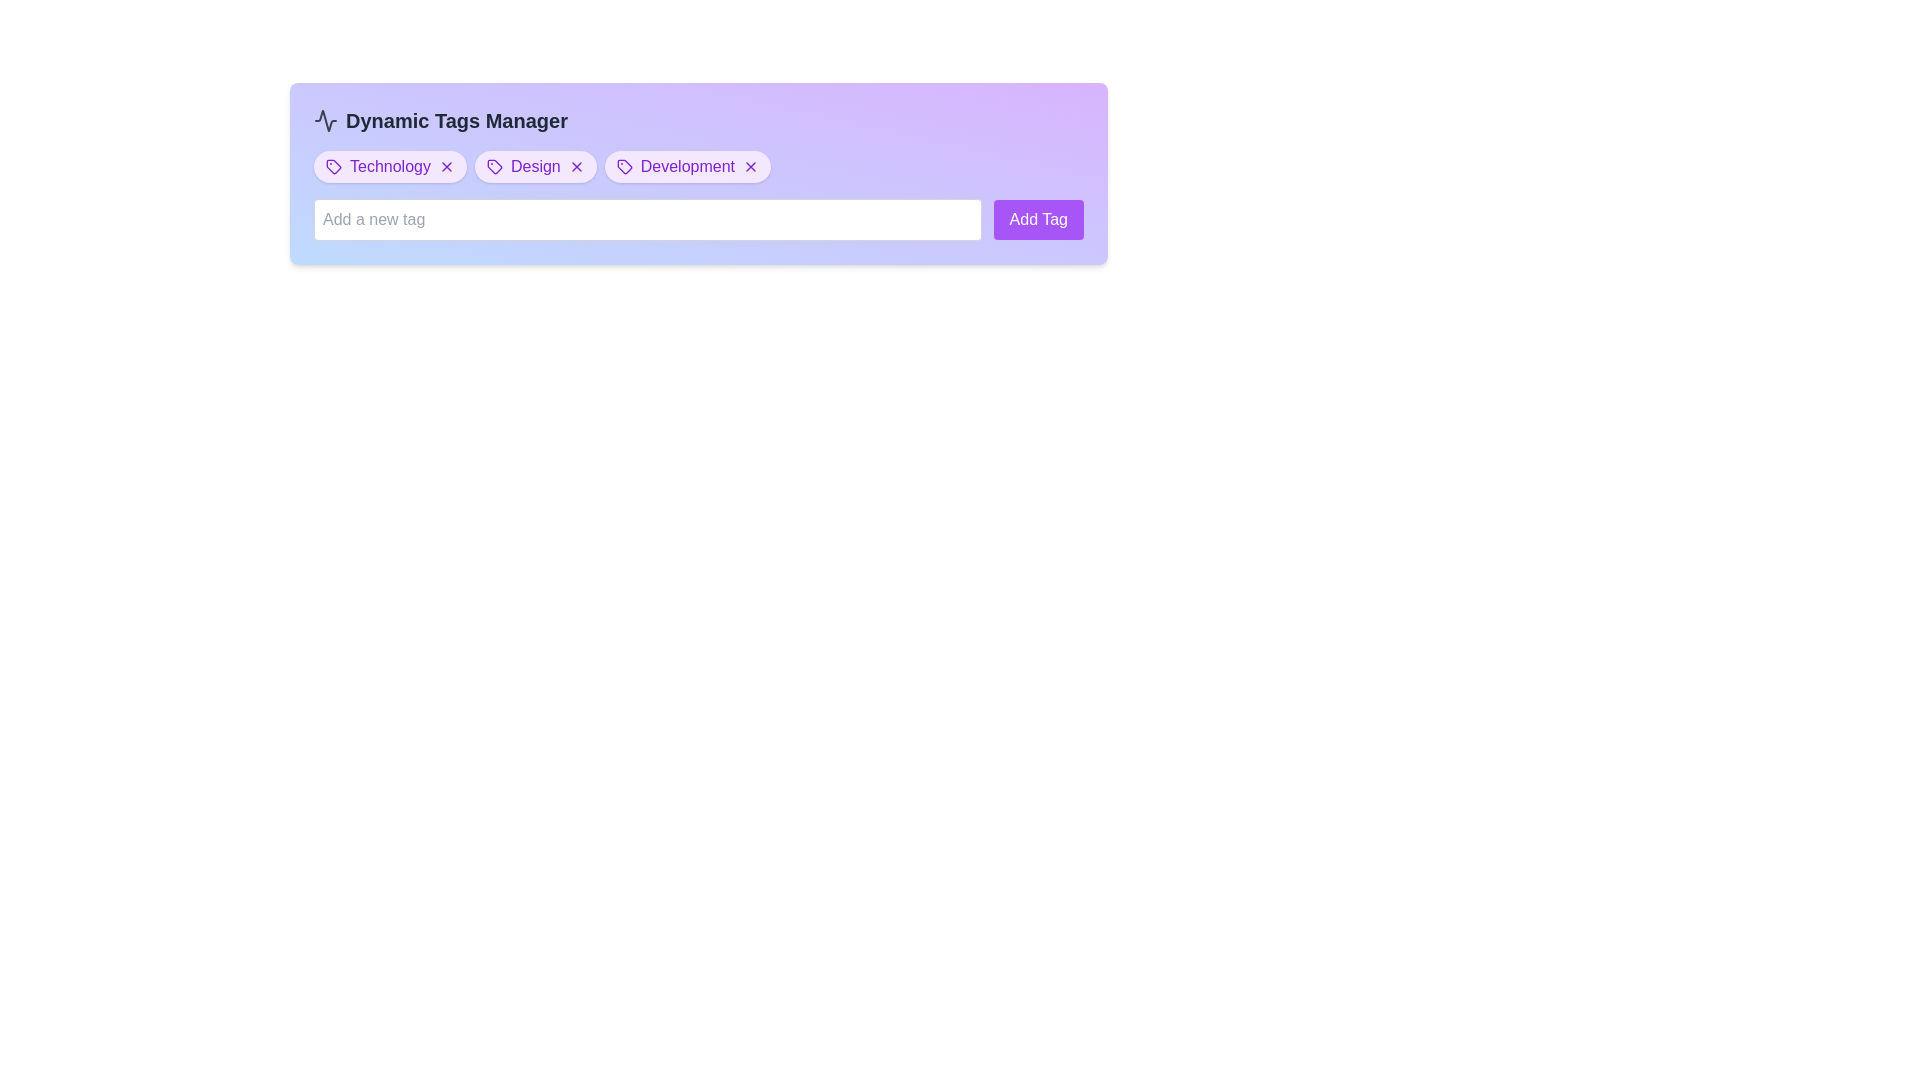 The image size is (1920, 1080). I want to click on the SVG Icon on the left side of the top bar labeled 'Dynamic Tags Manager', which serves as a visual identifier or logo for the interface, so click(326, 120).